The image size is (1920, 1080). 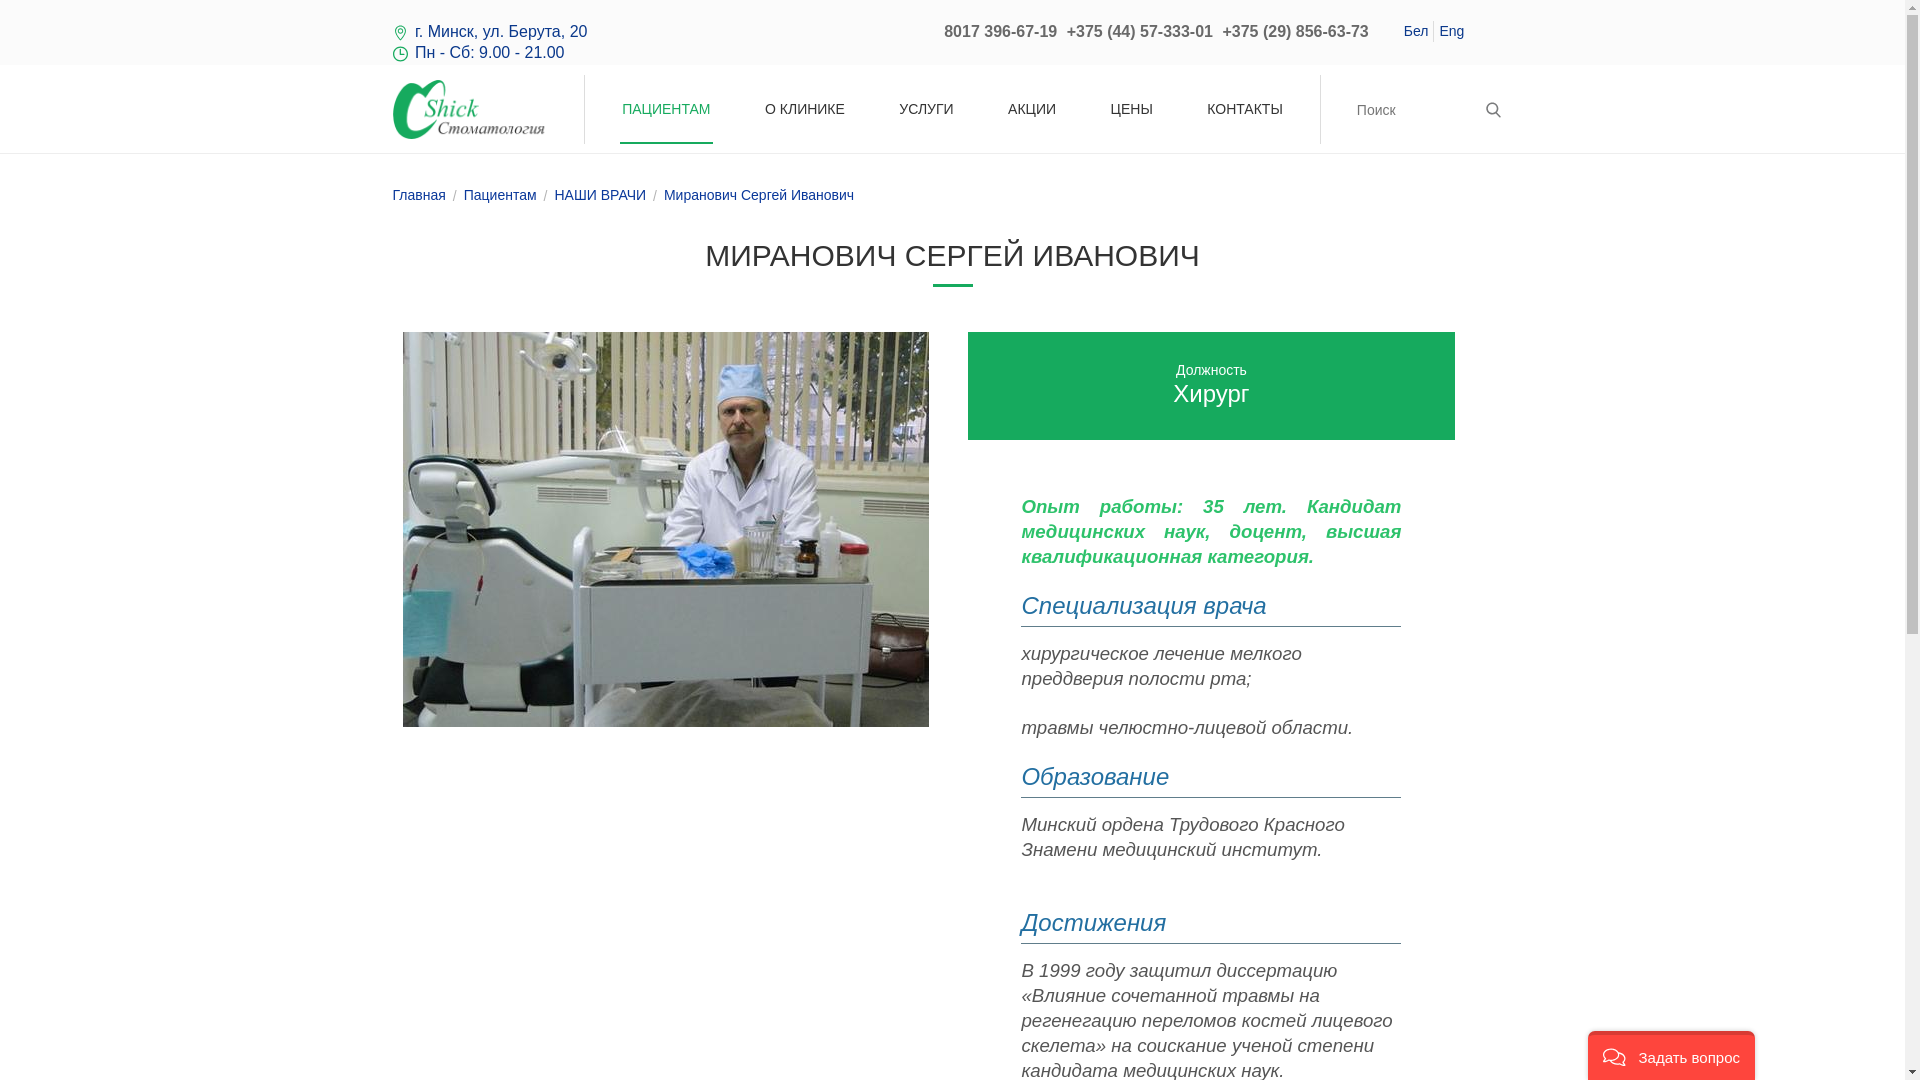 I want to click on 'Eng', so click(x=1451, y=30).